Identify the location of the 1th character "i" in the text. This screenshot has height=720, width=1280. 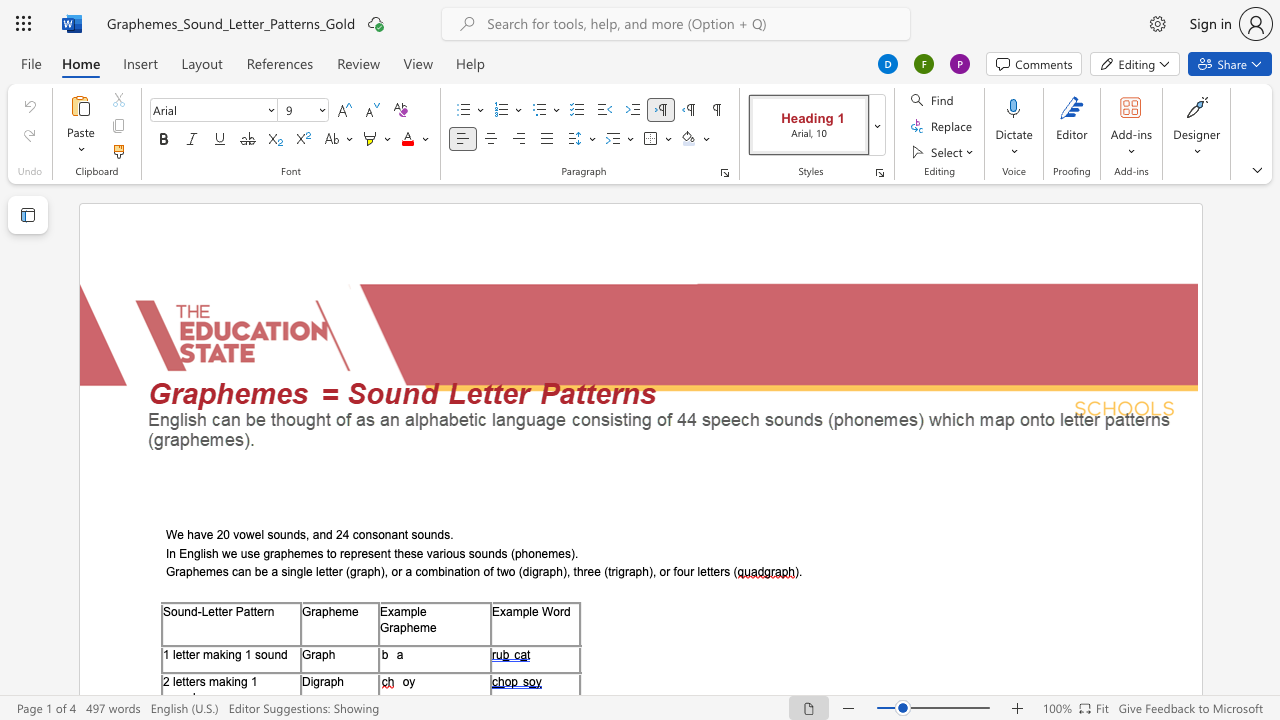
(443, 553).